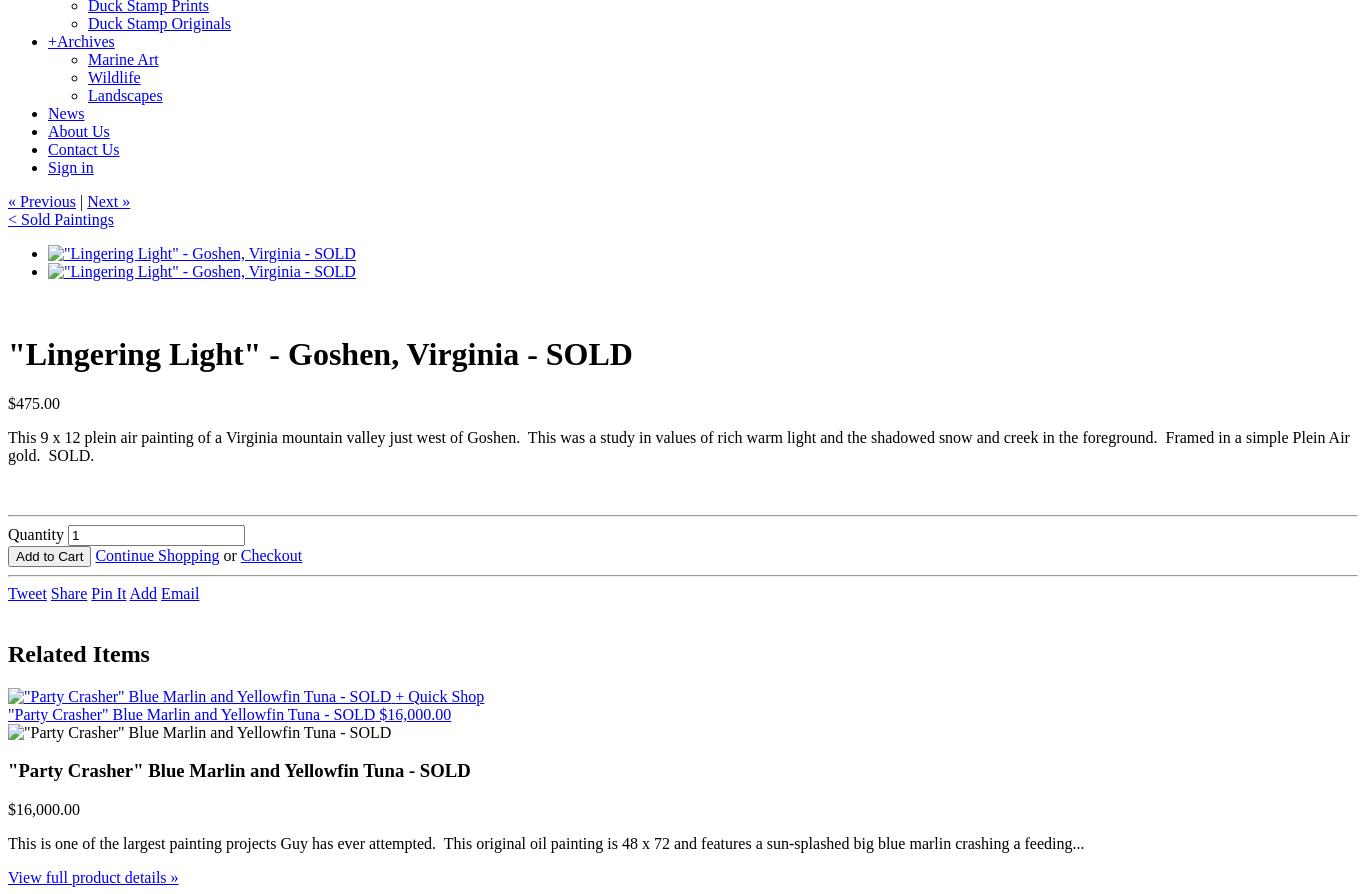  What do you see at coordinates (70, 167) in the screenshot?
I see `'Sign in'` at bounding box center [70, 167].